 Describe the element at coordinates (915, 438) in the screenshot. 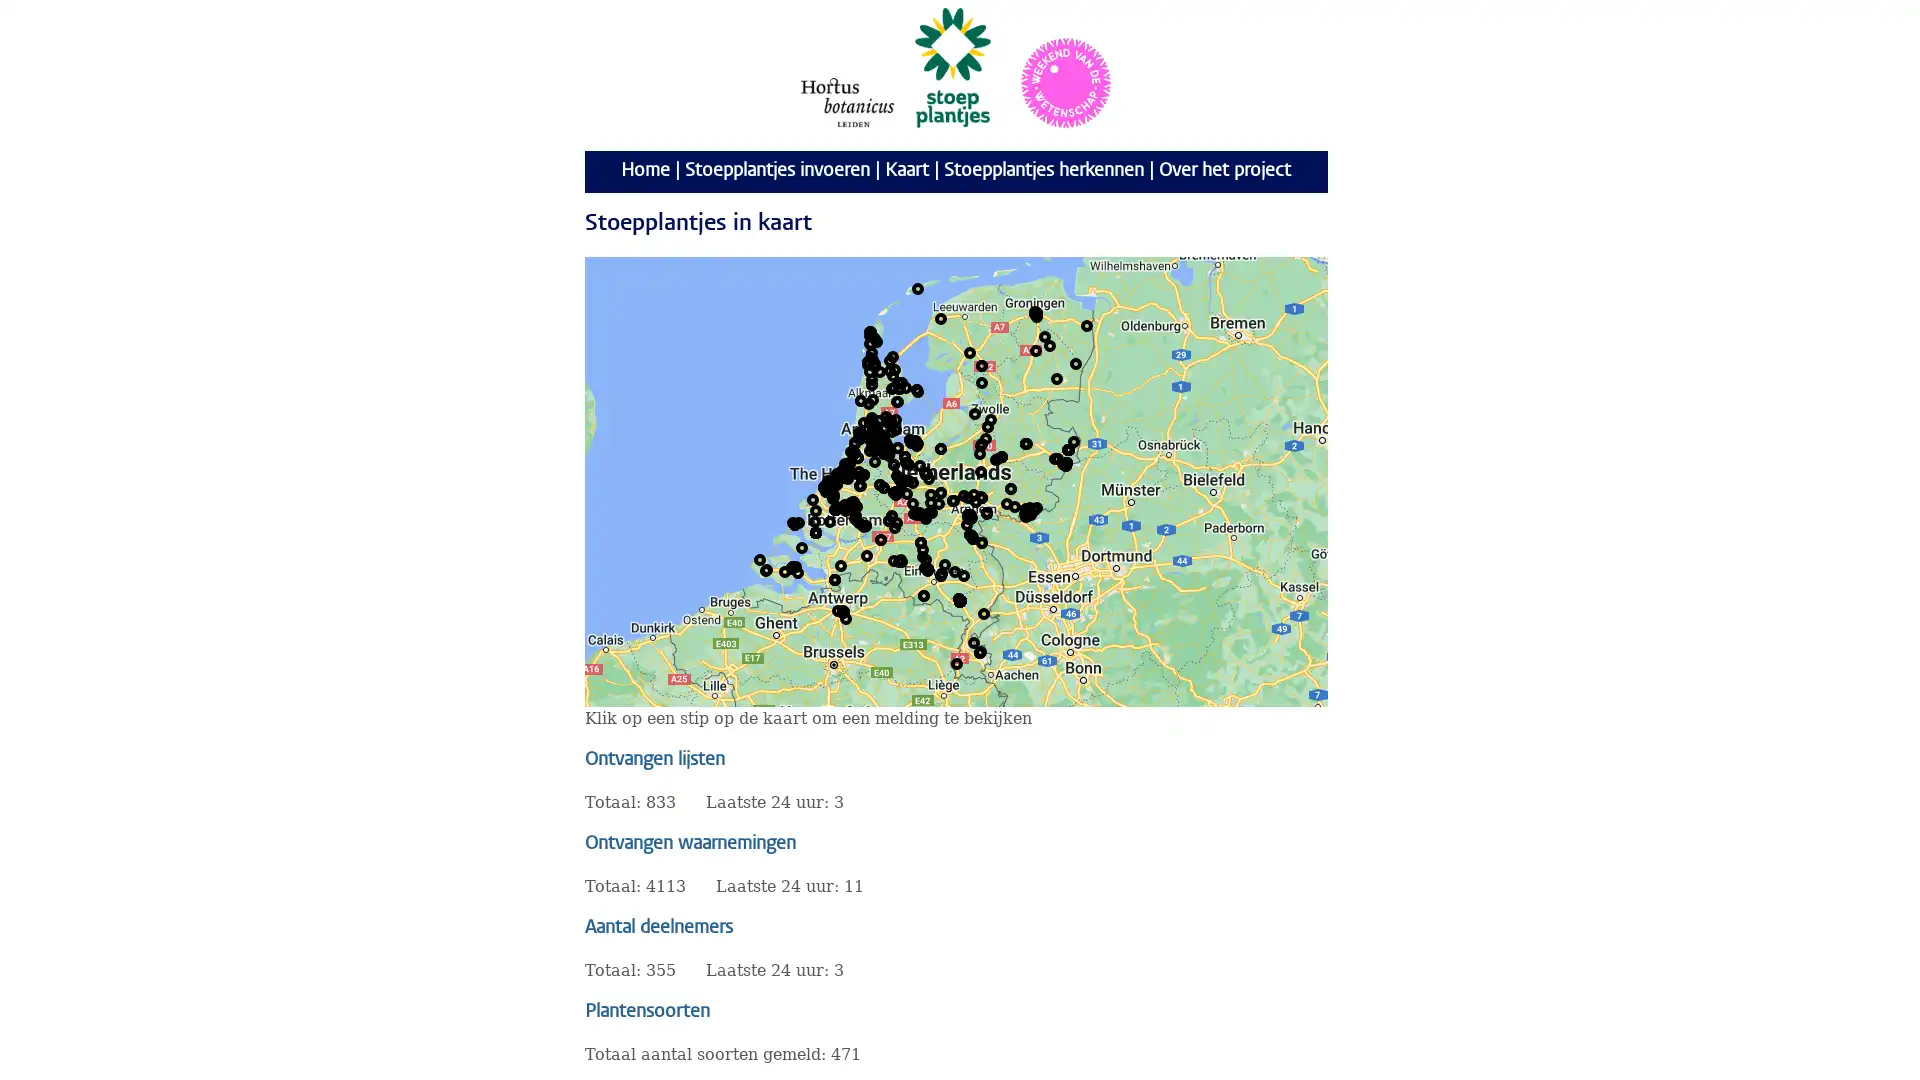

I see `Telling van 7 op 23 november 2021` at that location.